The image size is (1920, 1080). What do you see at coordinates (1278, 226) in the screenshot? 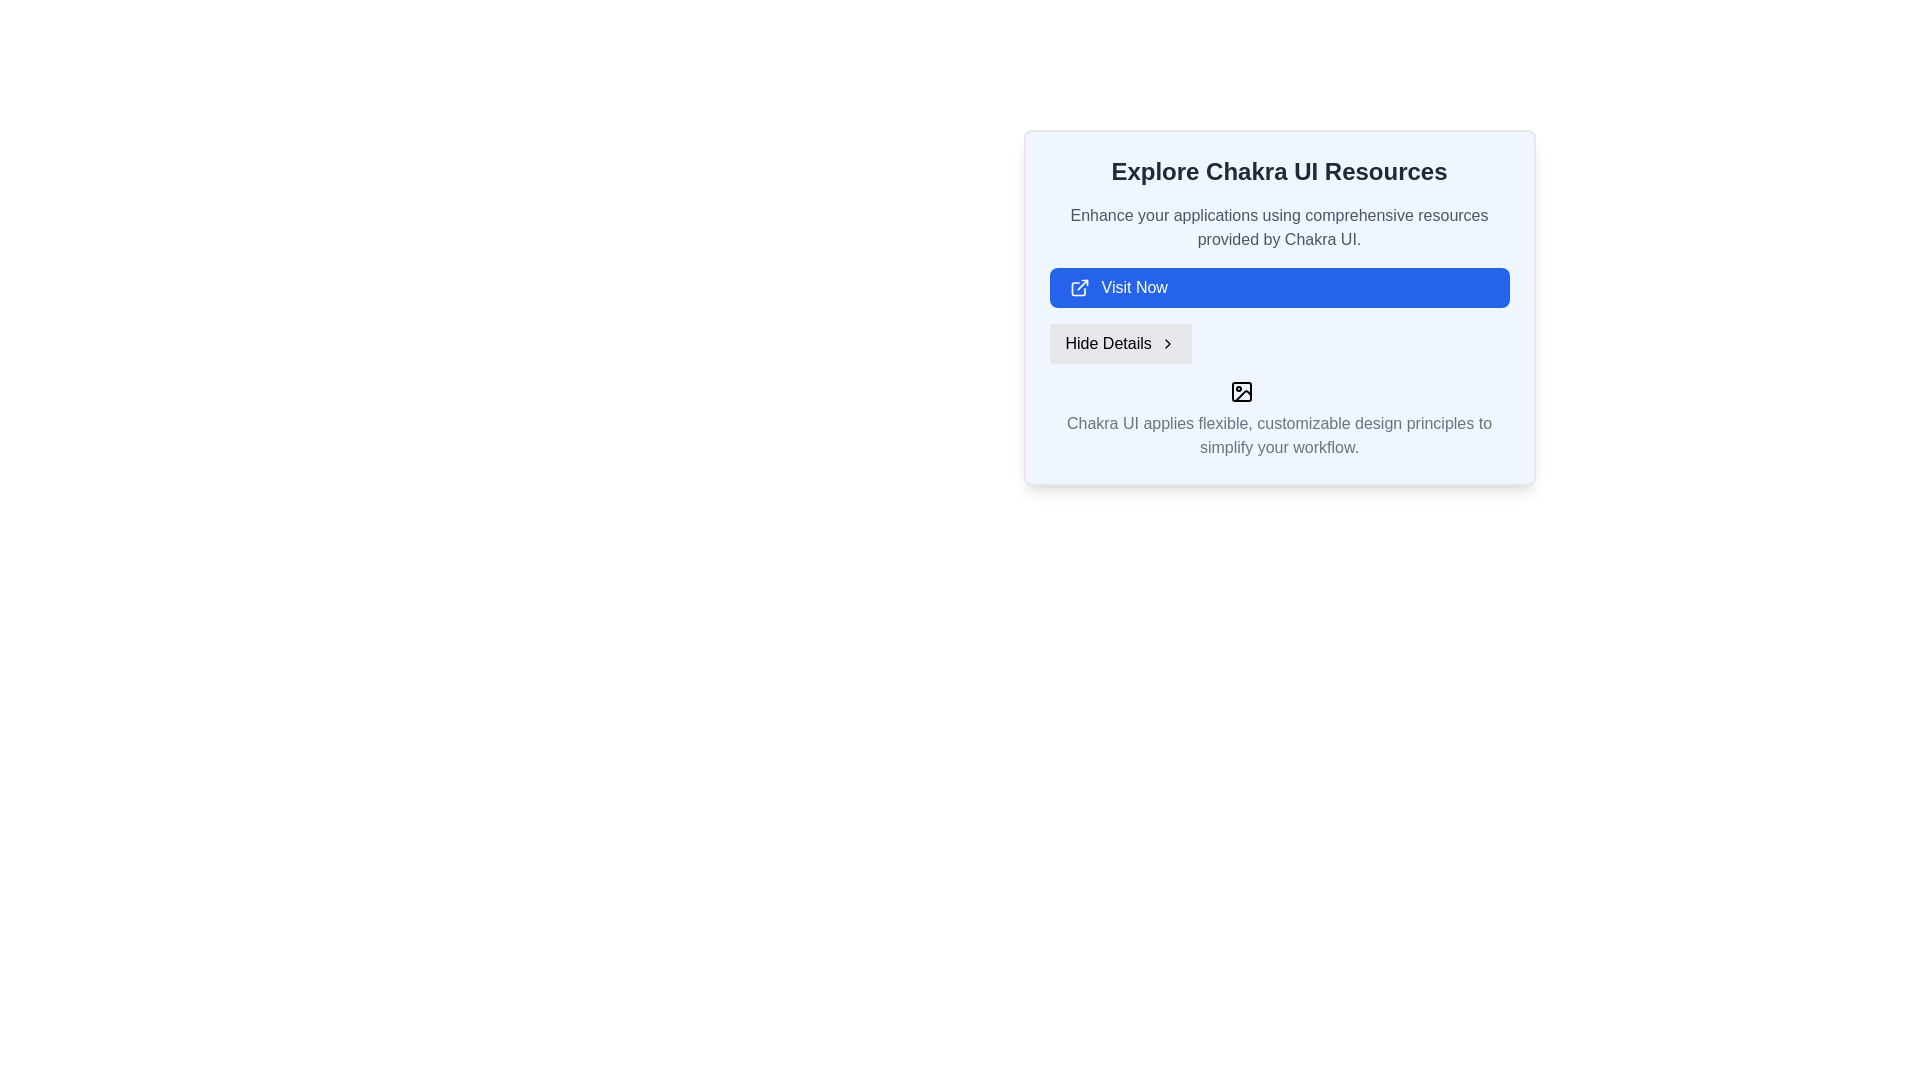
I see `the text block providing an introductory message about Chakra UI resources, located directly below the heading 'Explore Chakra UI Resources' and above the button 'Visit Now'` at bounding box center [1278, 226].